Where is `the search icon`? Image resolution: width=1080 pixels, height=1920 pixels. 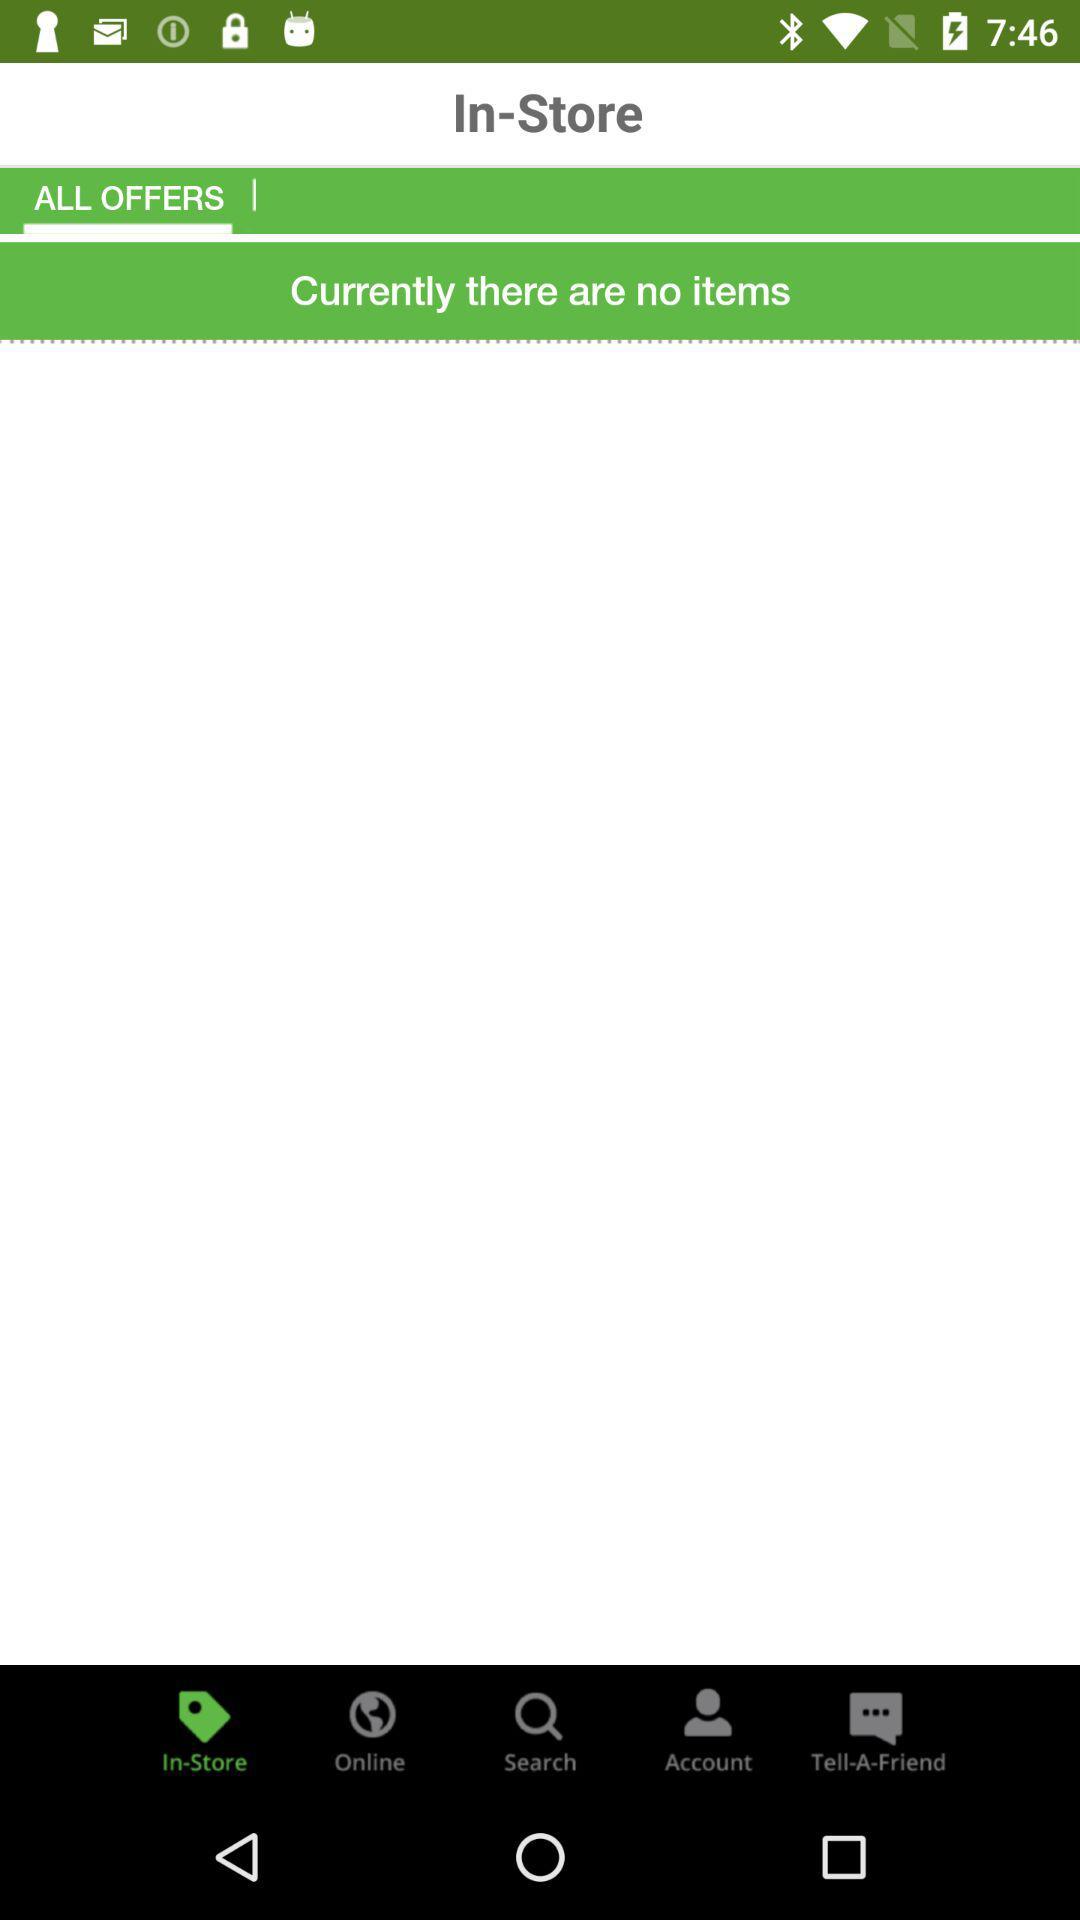
the search icon is located at coordinates (540, 1728).